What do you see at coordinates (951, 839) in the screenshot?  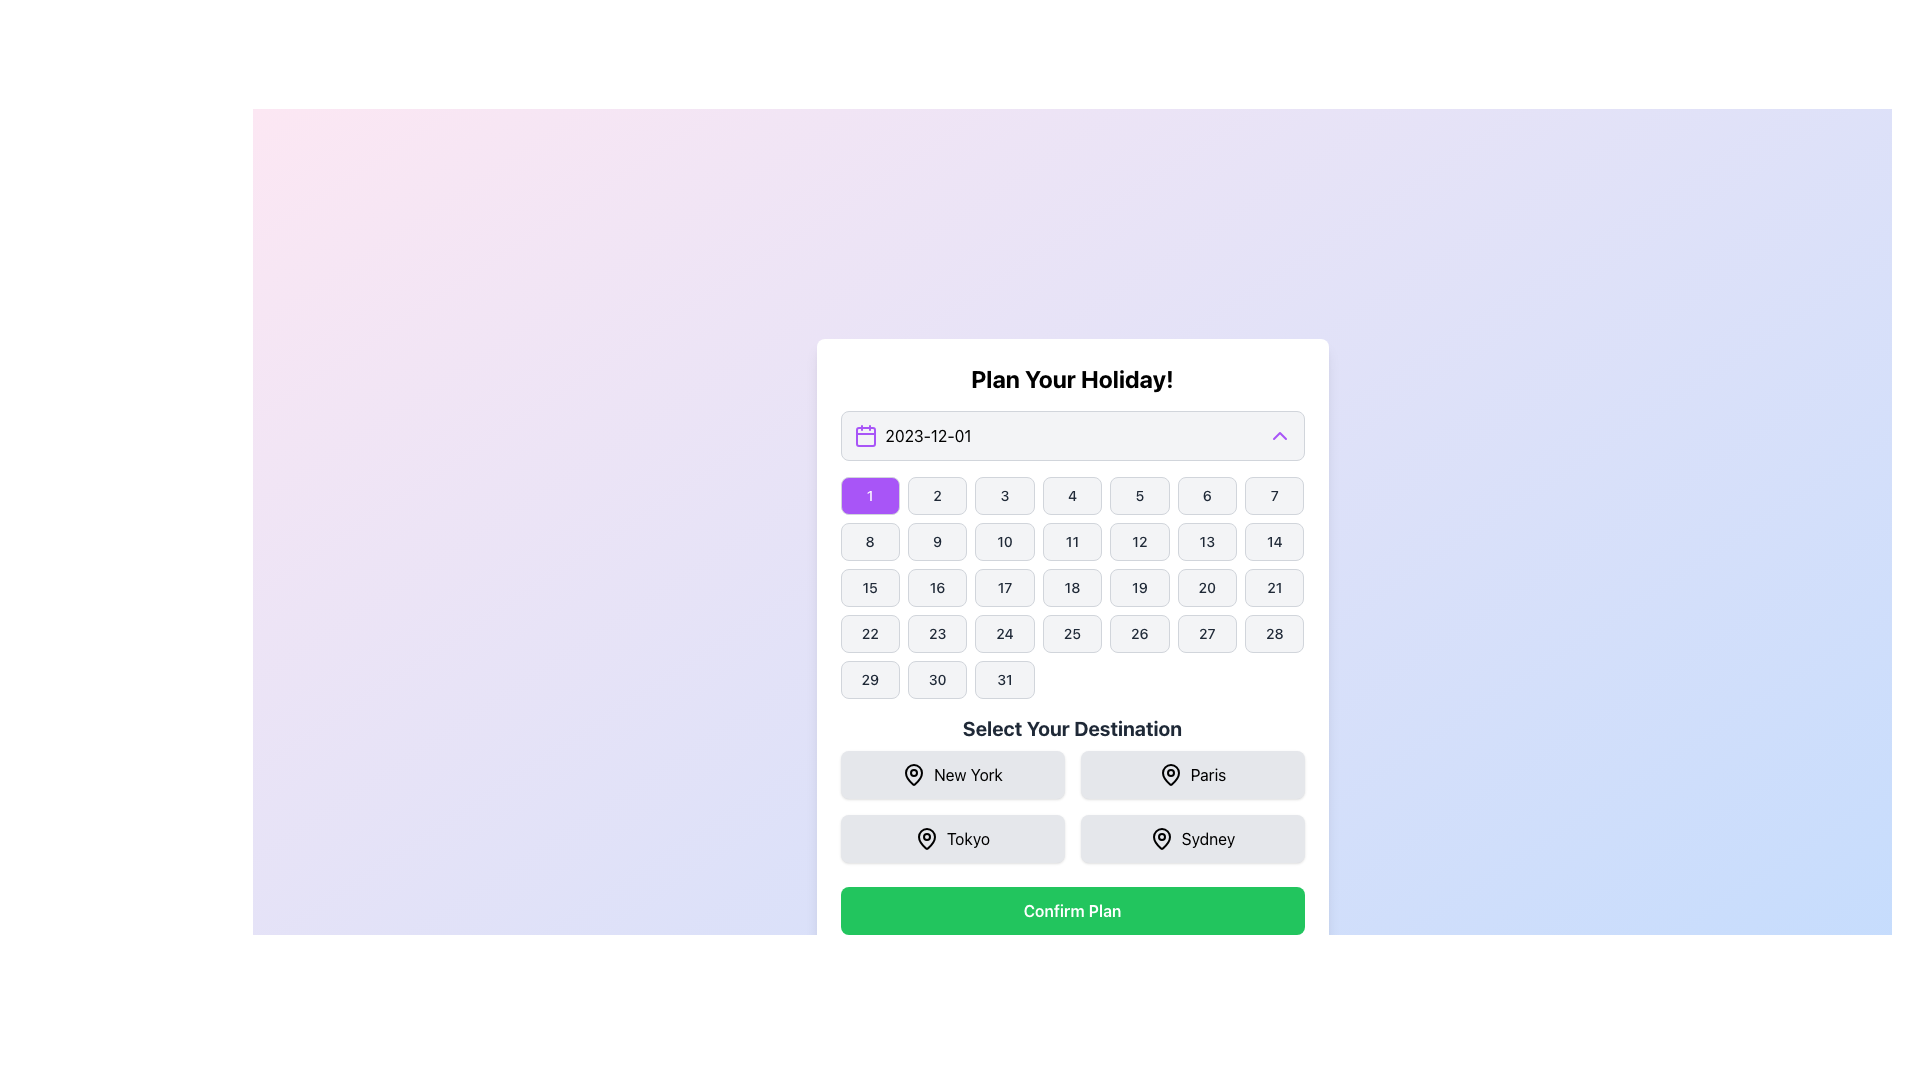 I see `the Interactive Button labeled 'Tokyo' to highlight selection` at bounding box center [951, 839].